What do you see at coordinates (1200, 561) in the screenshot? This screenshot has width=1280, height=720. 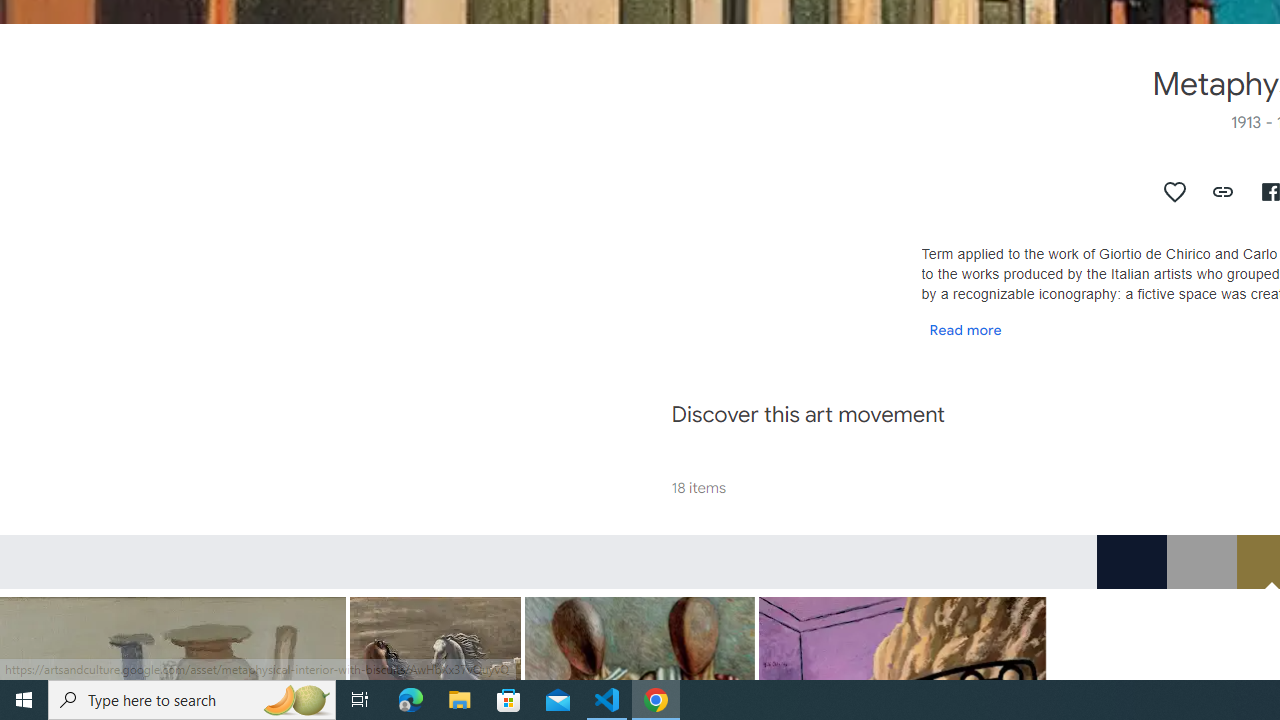 I see `'RGB_9C9C9C'` at bounding box center [1200, 561].